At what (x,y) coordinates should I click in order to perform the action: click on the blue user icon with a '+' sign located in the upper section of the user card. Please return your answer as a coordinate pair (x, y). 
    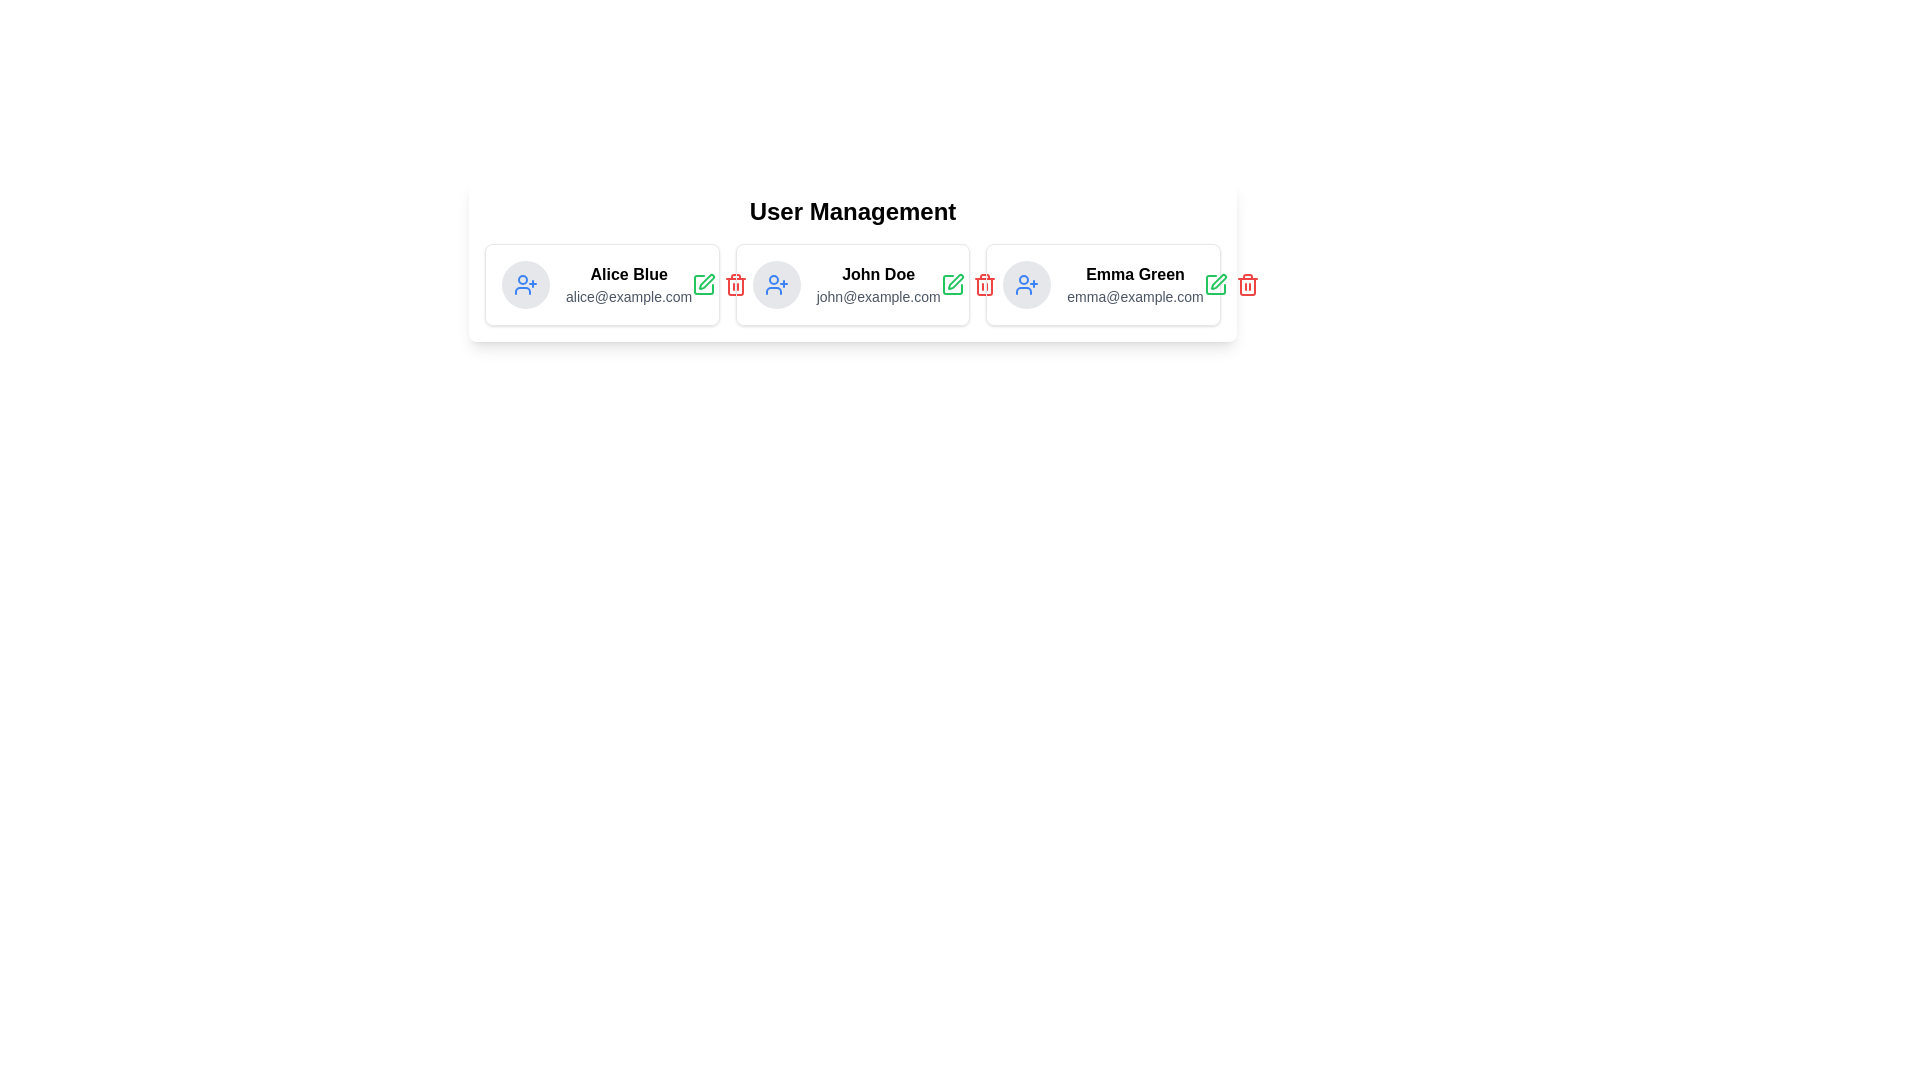
    Looking at the image, I should click on (526, 285).